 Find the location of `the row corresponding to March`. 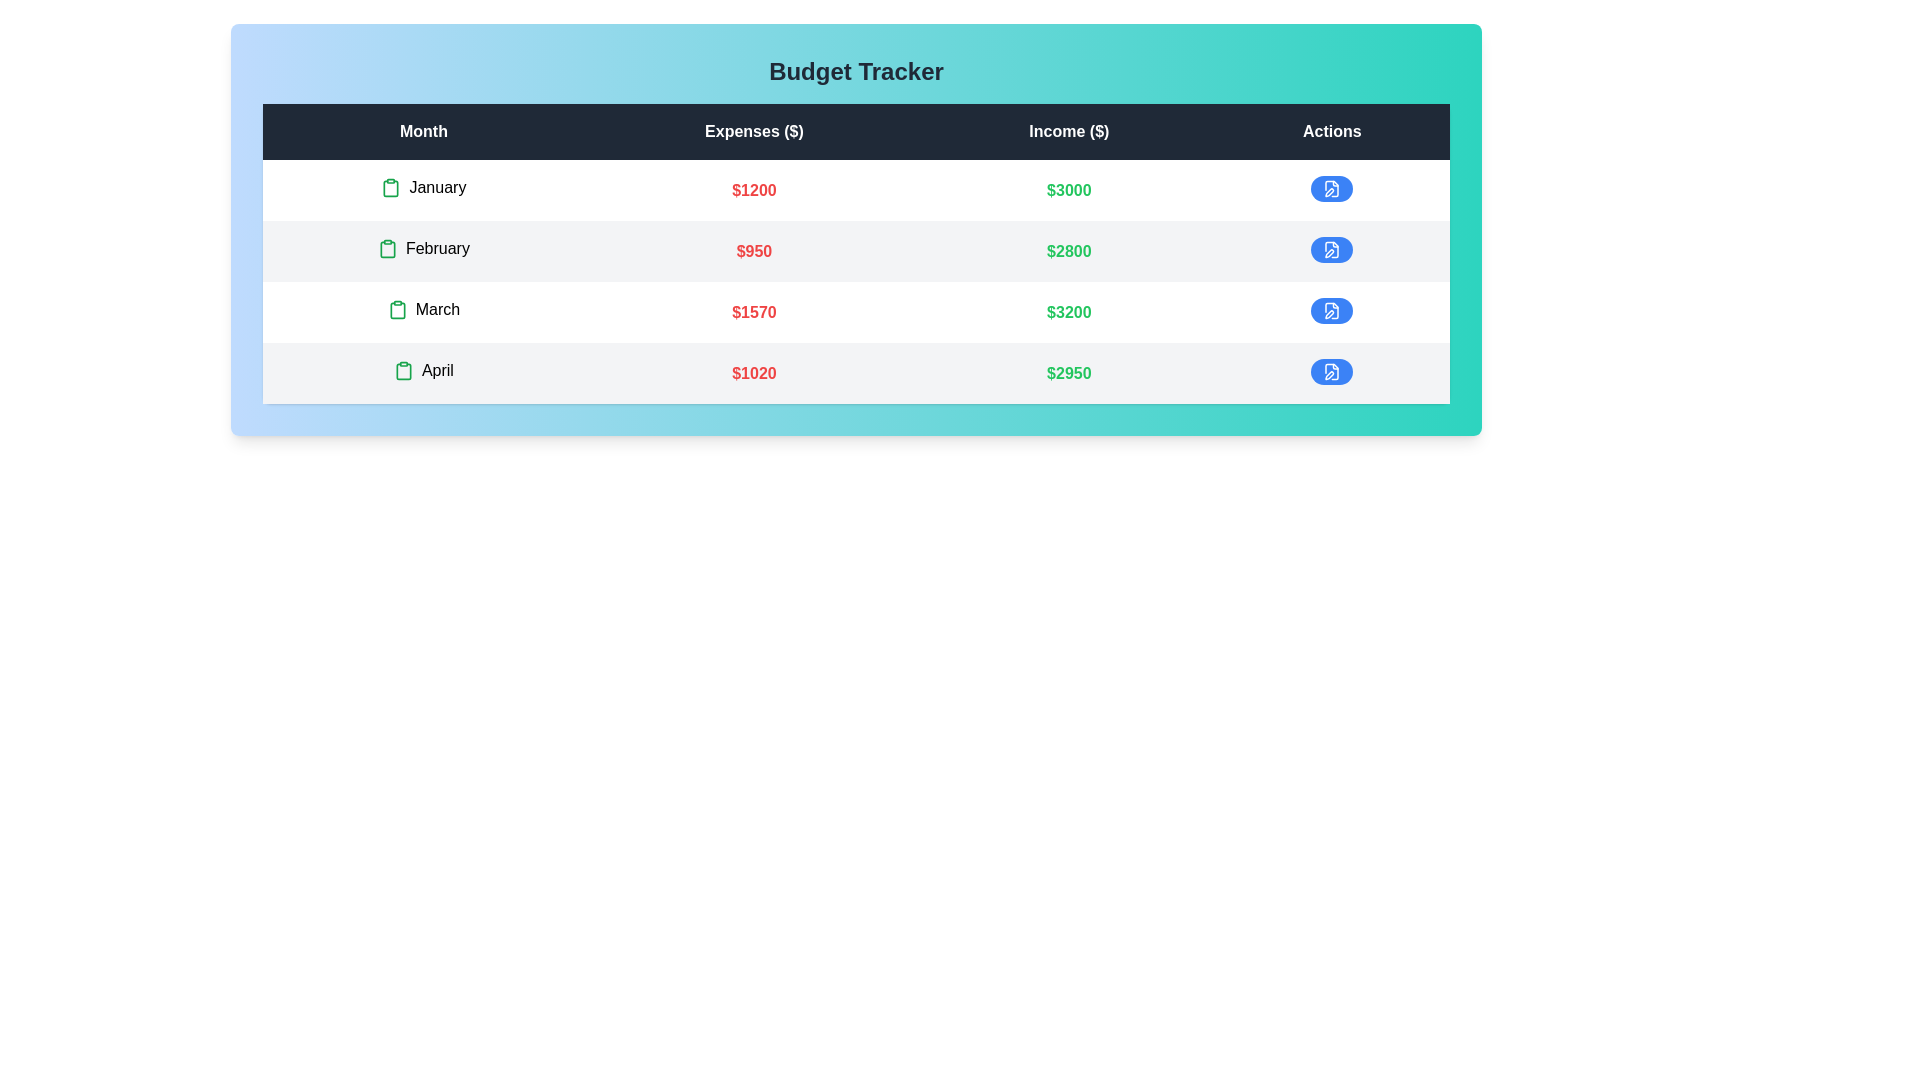

the row corresponding to March is located at coordinates (856, 312).